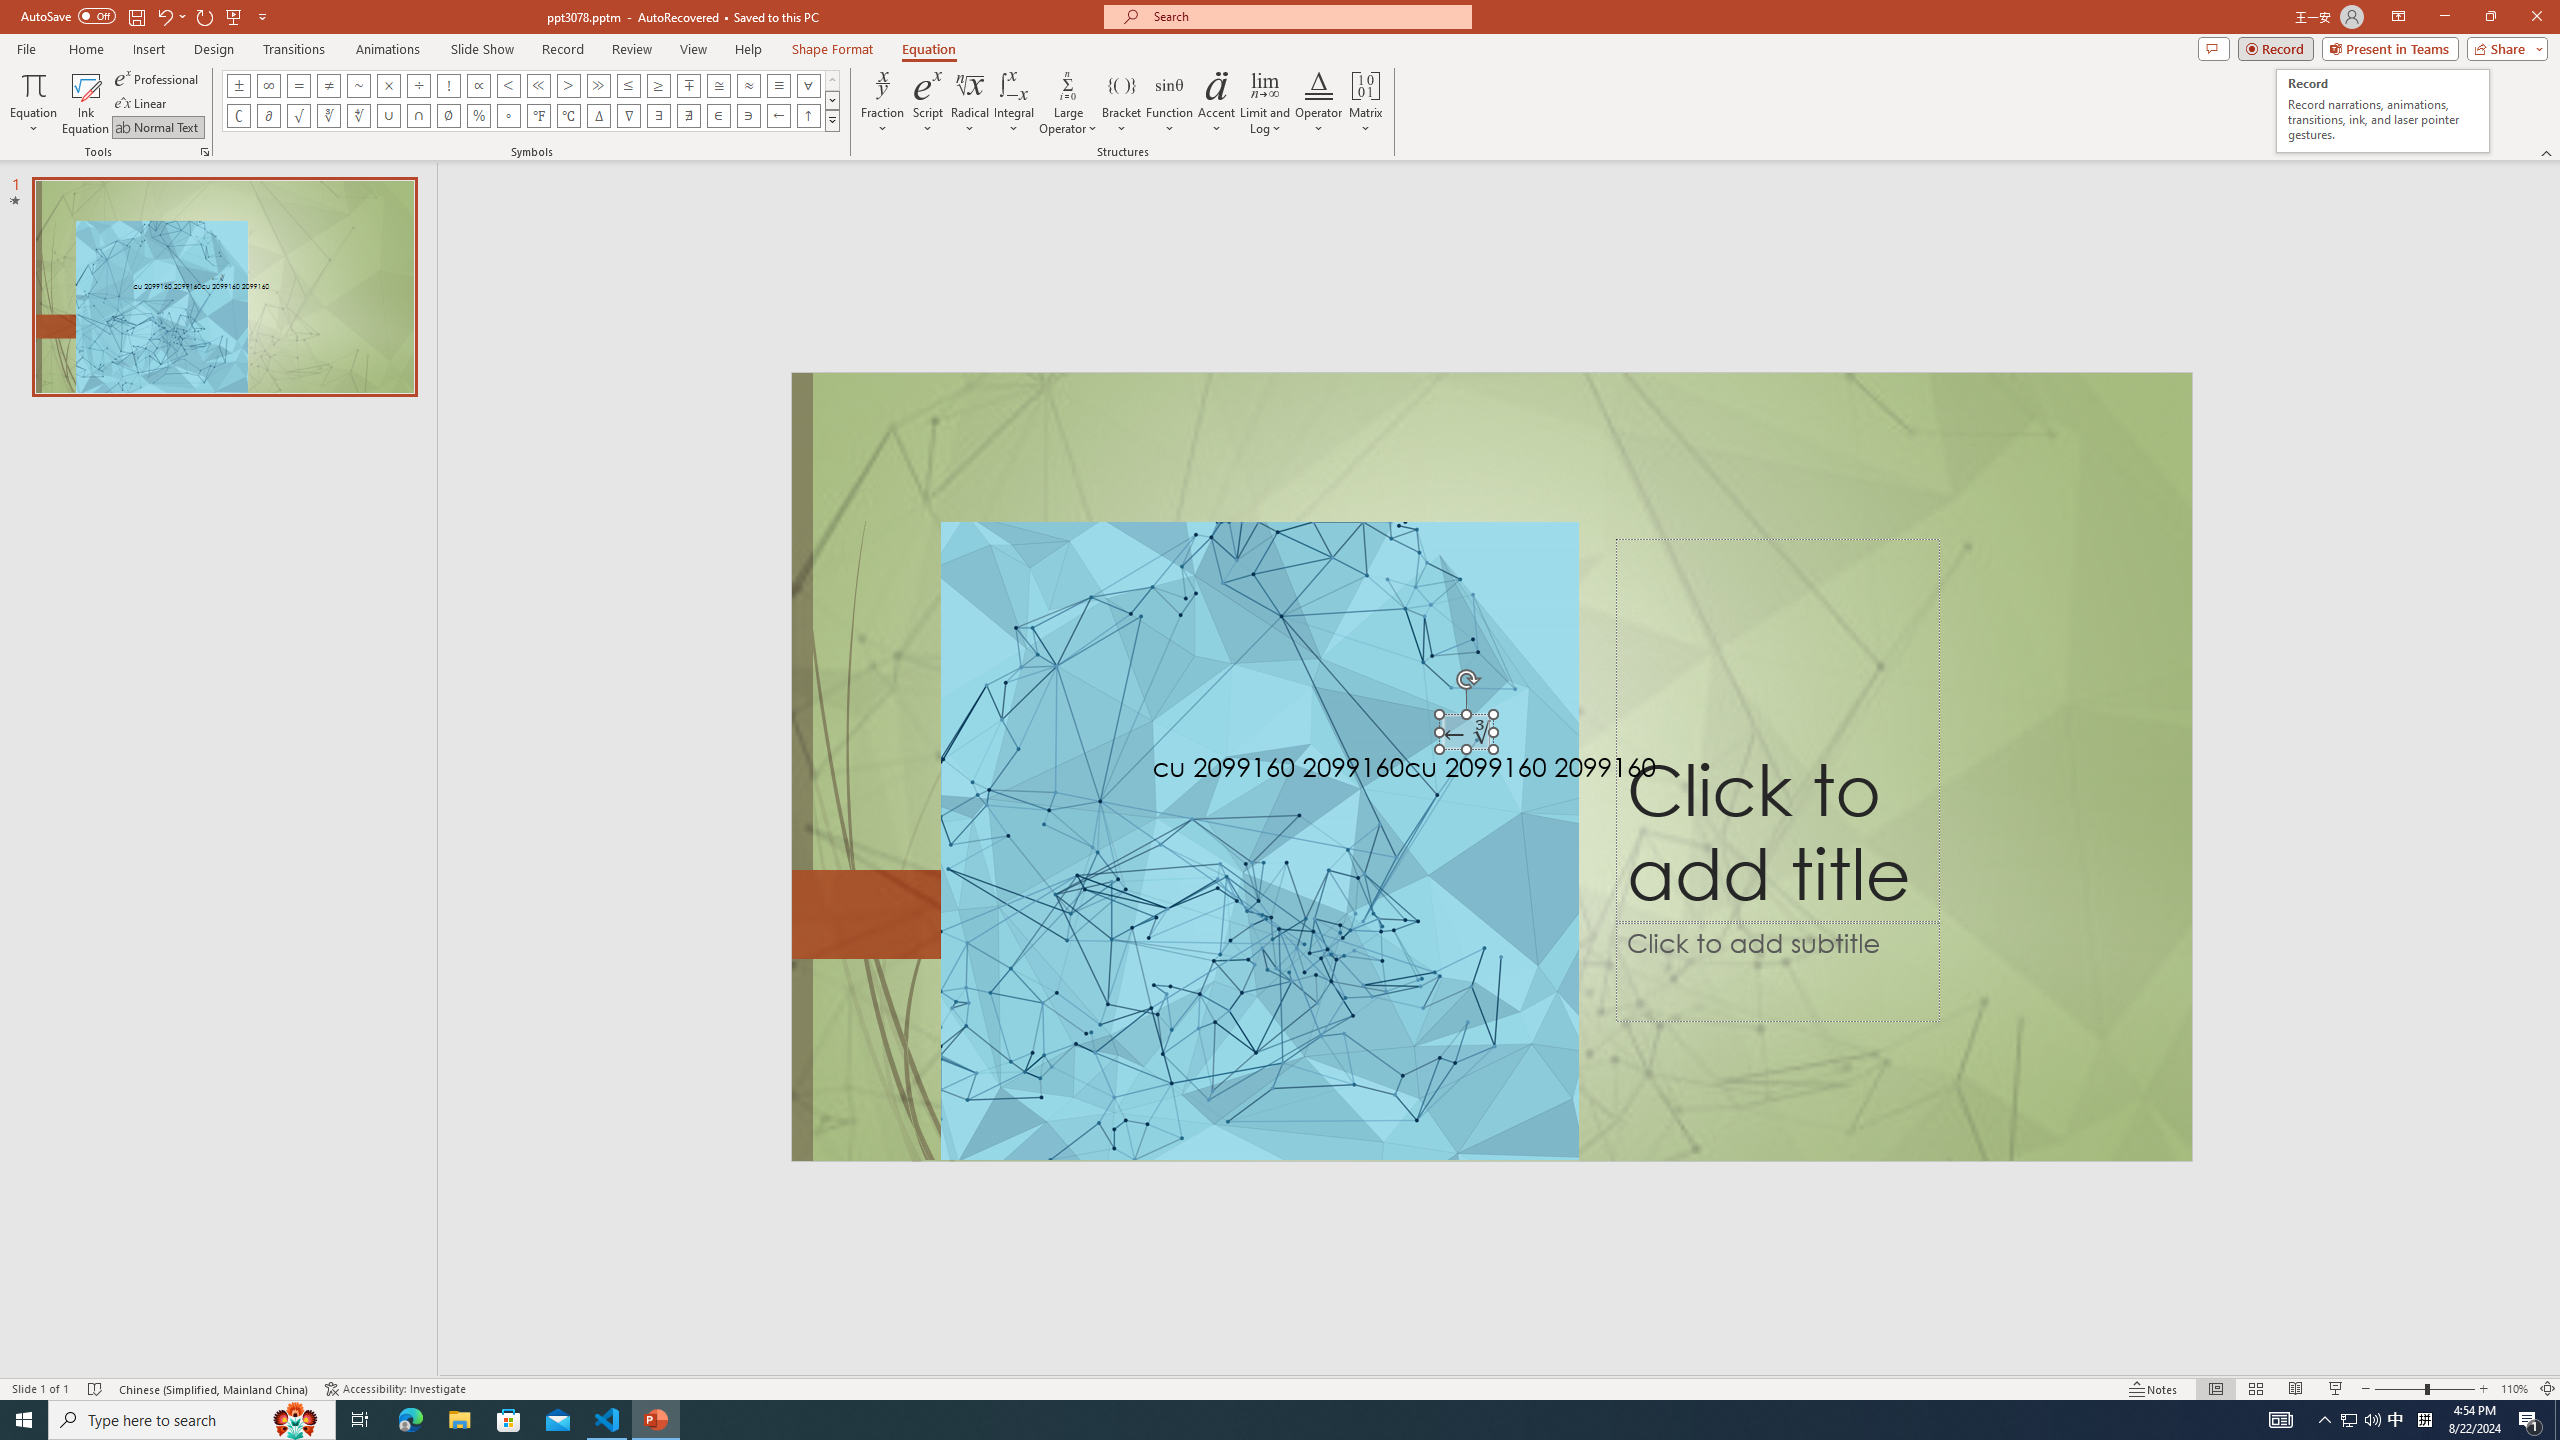 This screenshot has height=1440, width=2560. I want to click on 'Equation Symbol Element Of', so click(718, 114).